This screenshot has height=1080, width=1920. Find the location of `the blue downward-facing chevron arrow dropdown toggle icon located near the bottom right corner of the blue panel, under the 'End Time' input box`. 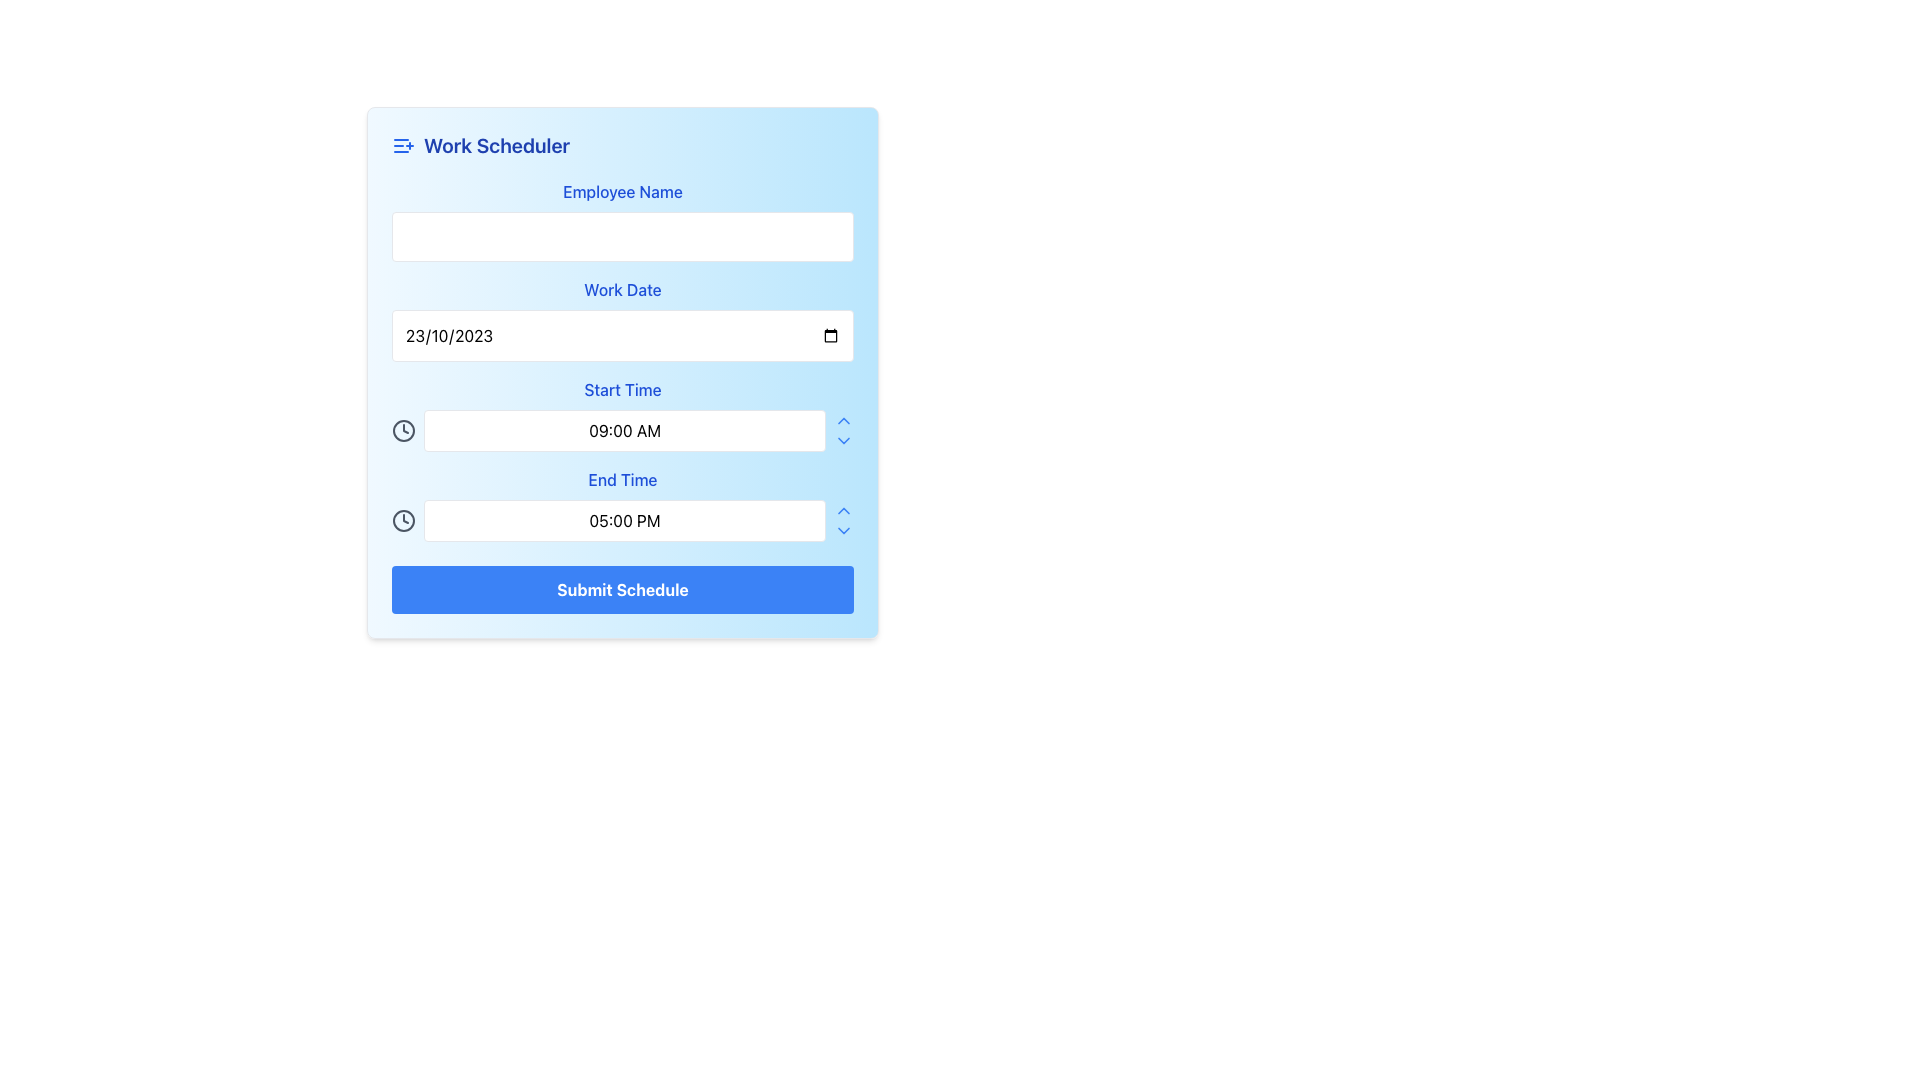

the blue downward-facing chevron arrow dropdown toggle icon located near the bottom right corner of the blue panel, under the 'End Time' input box is located at coordinates (844, 439).